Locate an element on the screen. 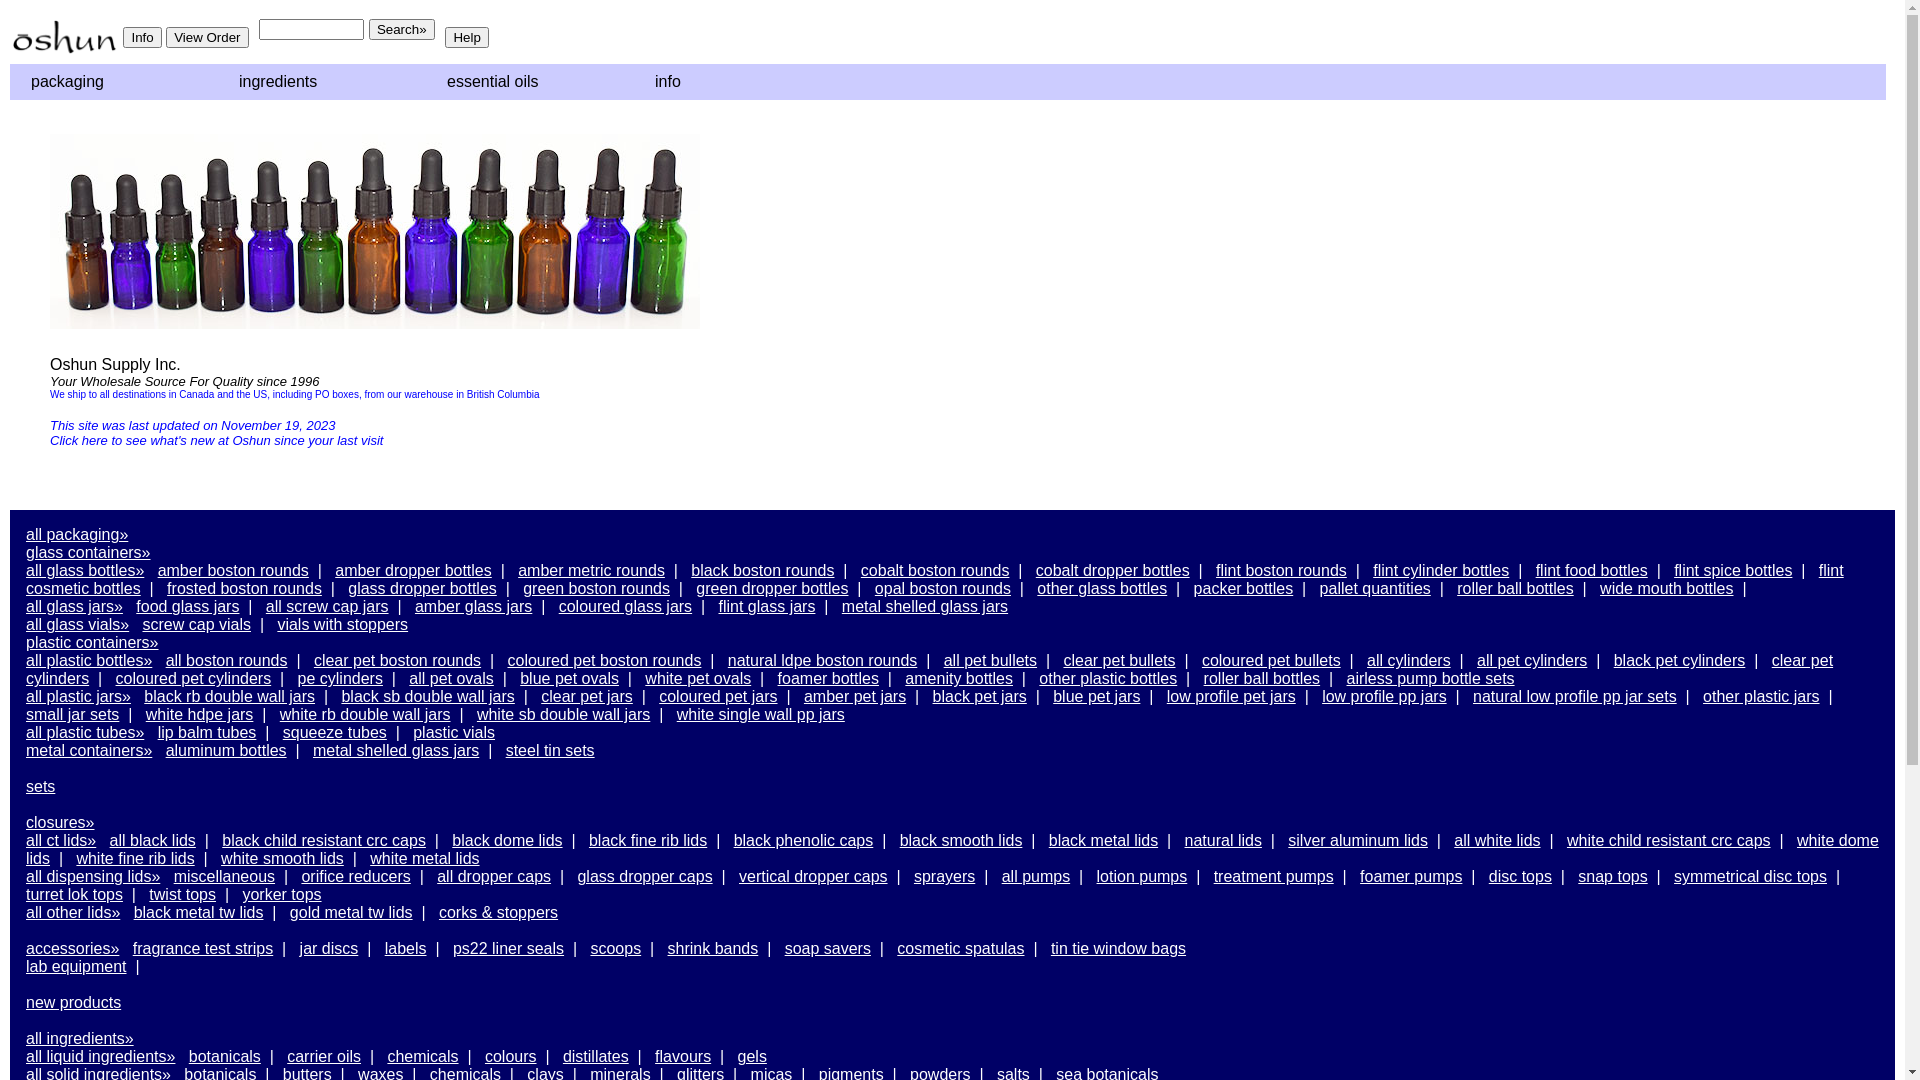  'coloured pet cylinders' is located at coordinates (193, 677).